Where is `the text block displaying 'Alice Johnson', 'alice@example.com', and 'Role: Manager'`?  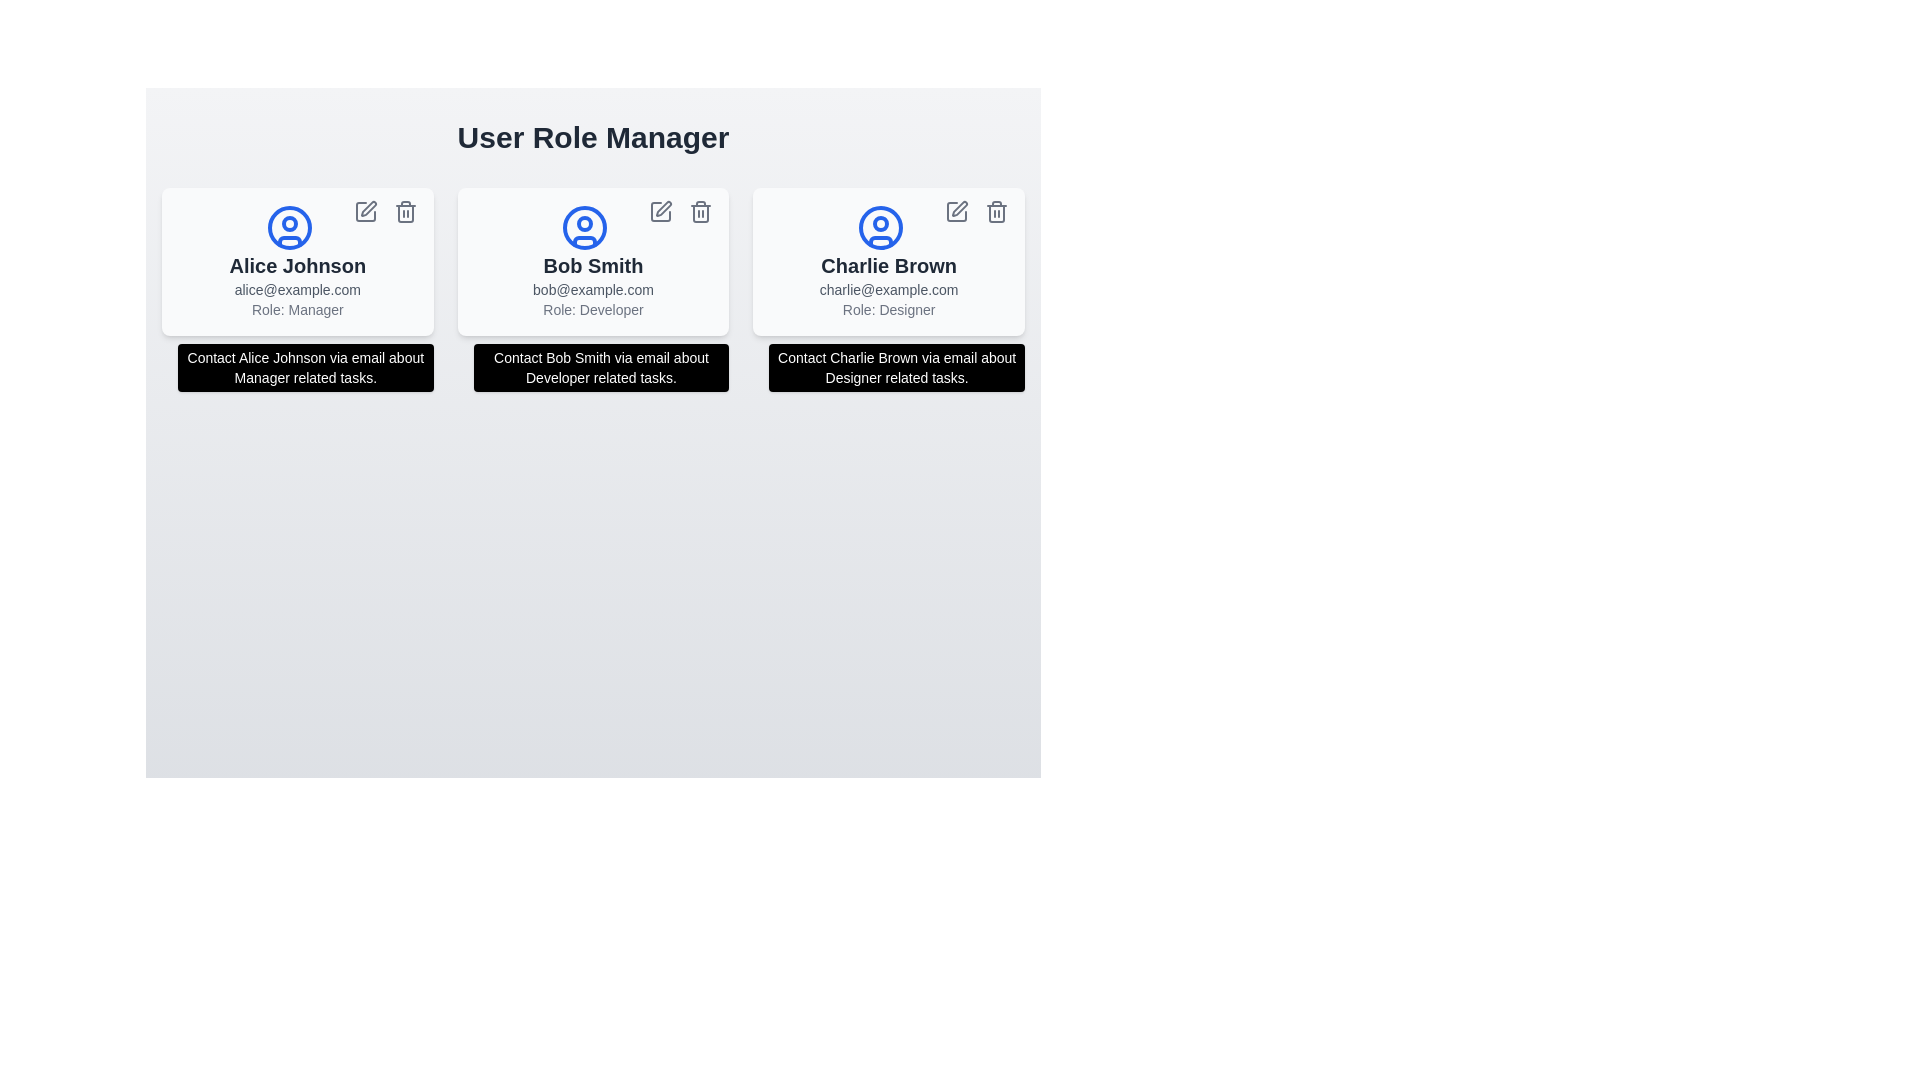
the text block displaying 'Alice Johnson', 'alice@example.com', and 'Role: Manager' is located at coordinates (296, 285).